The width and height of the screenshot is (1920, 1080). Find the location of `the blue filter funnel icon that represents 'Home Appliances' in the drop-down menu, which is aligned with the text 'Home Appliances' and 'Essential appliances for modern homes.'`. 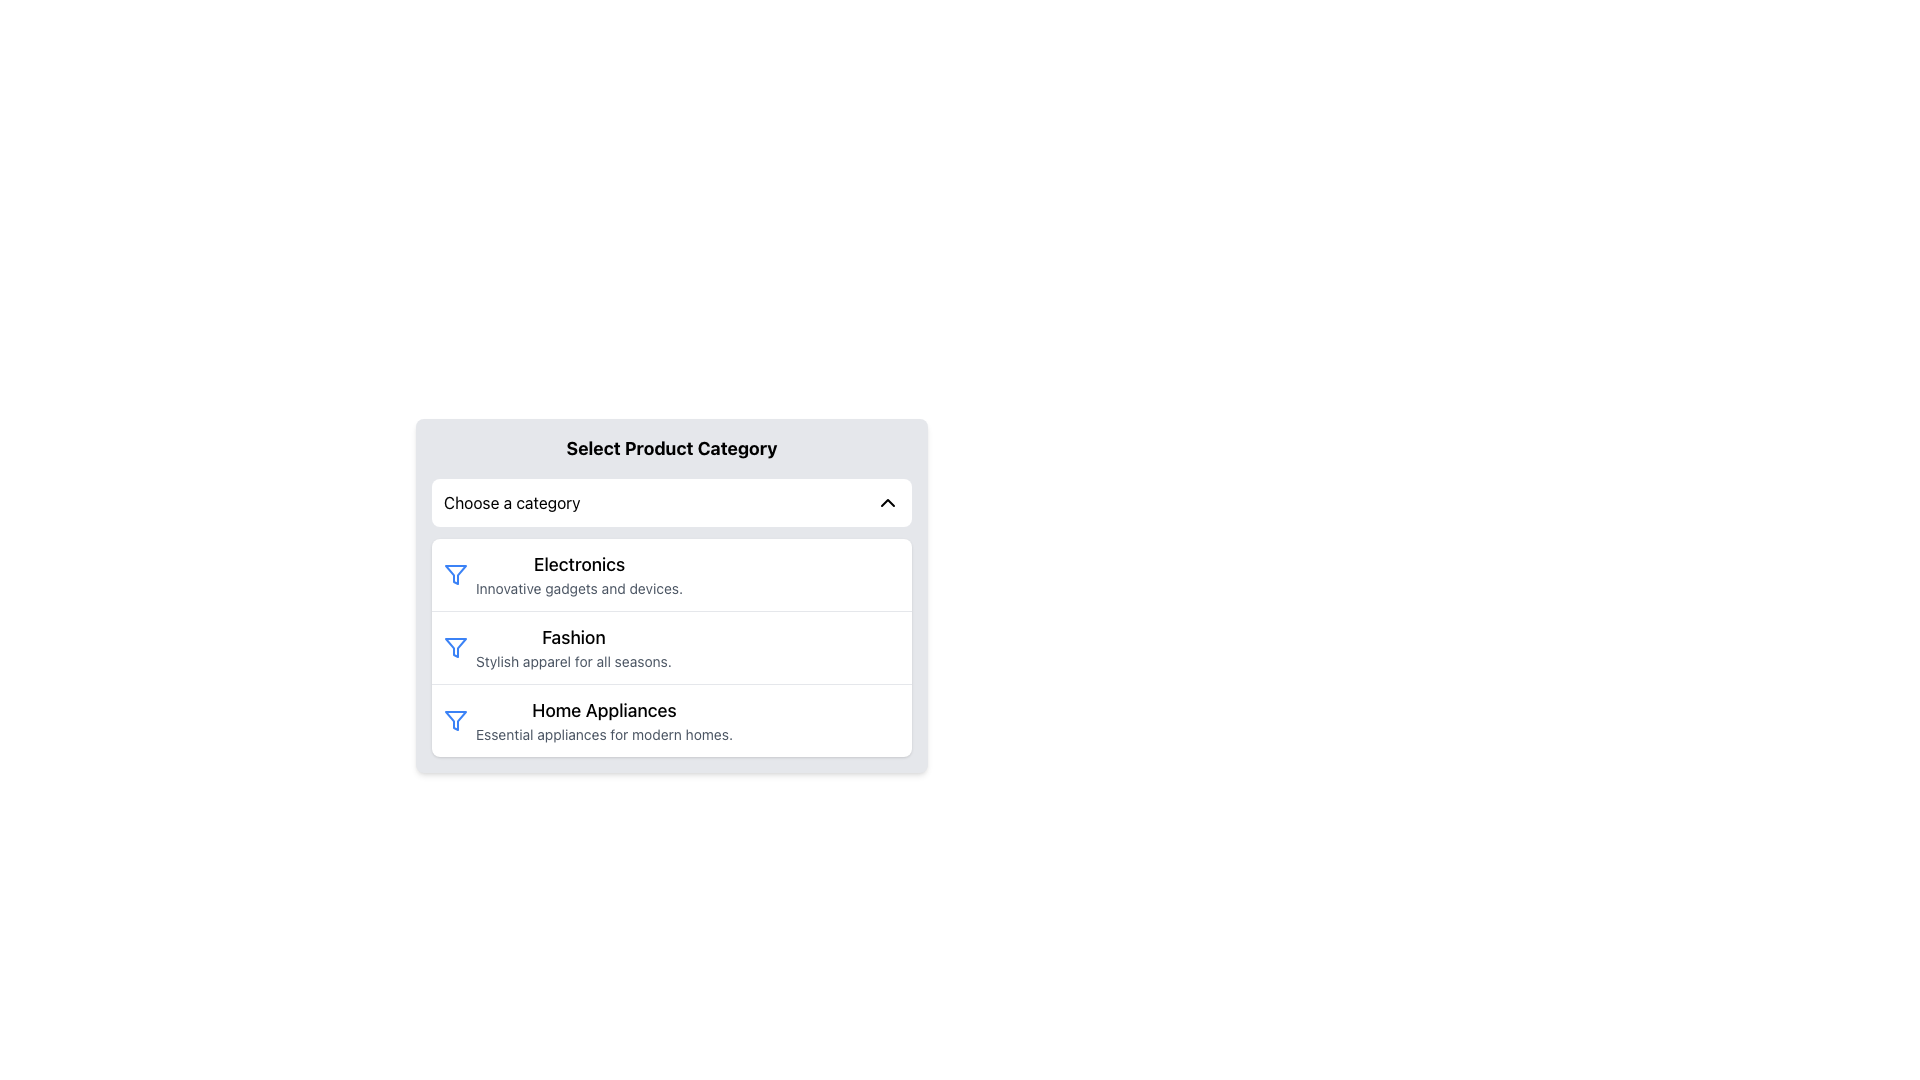

the blue filter funnel icon that represents 'Home Appliances' in the drop-down menu, which is aligned with the text 'Home Appliances' and 'Essential appliances for modern homes.' is located at coordinates (455, 721).